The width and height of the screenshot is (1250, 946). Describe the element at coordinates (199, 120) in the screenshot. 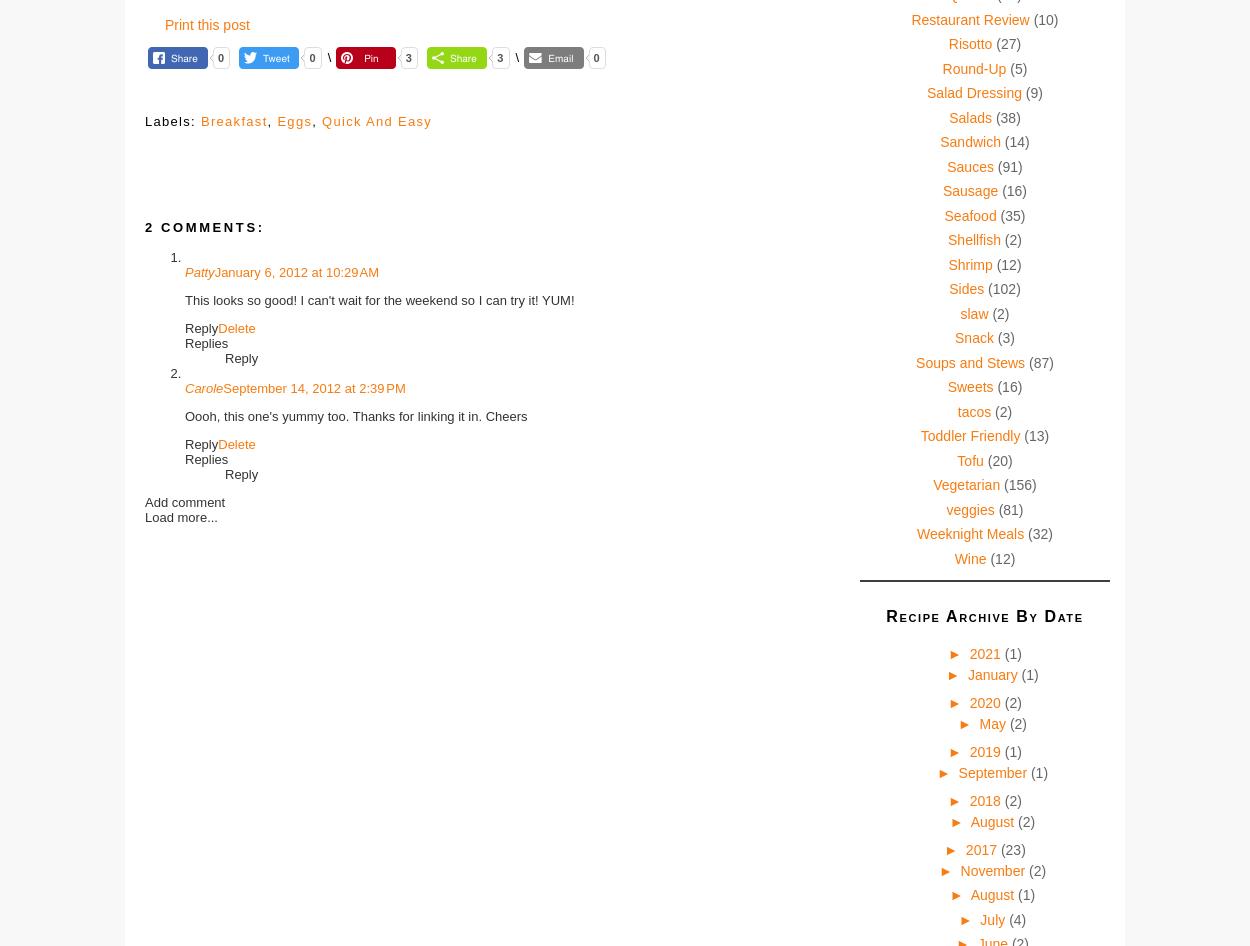

I see `'Breakfast'` at that location.